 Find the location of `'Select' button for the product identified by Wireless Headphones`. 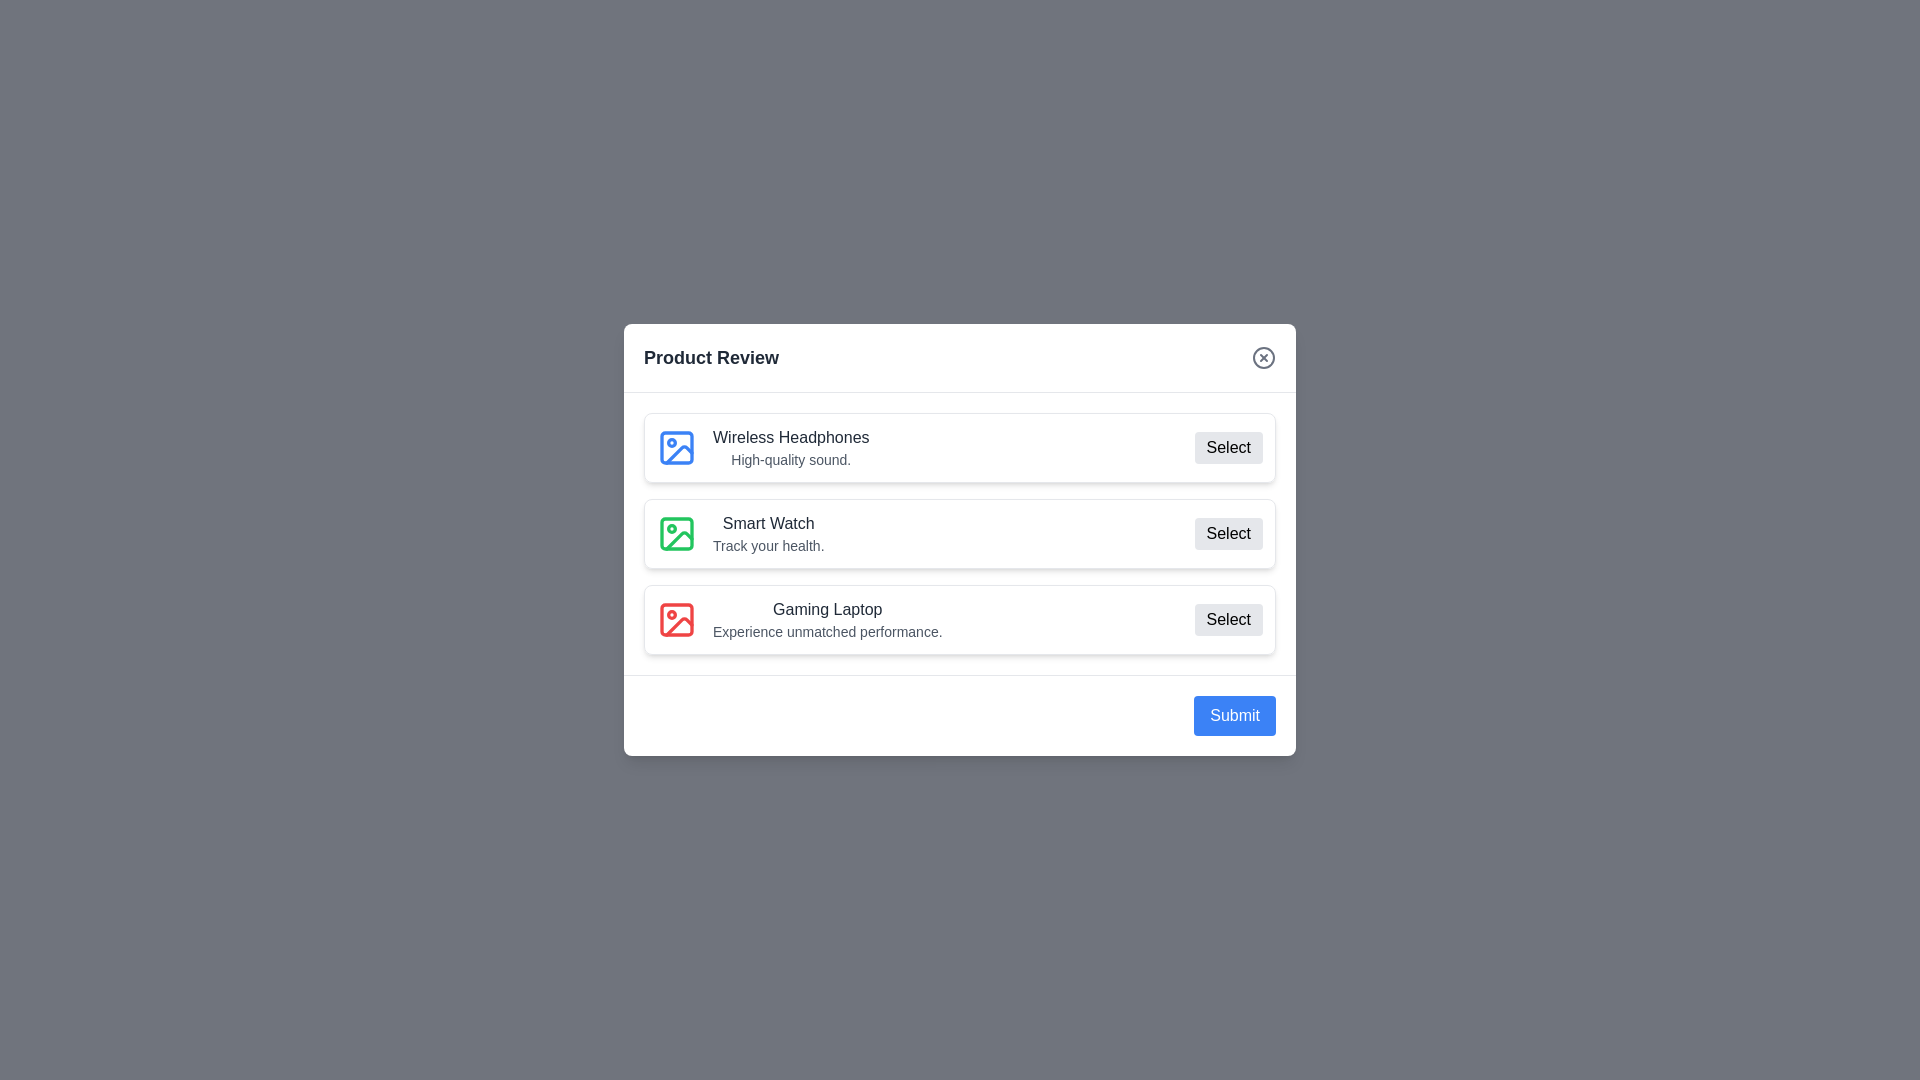

'Select' button for the product identified by Wireless Headphones is located at coordinates (1227, 446).